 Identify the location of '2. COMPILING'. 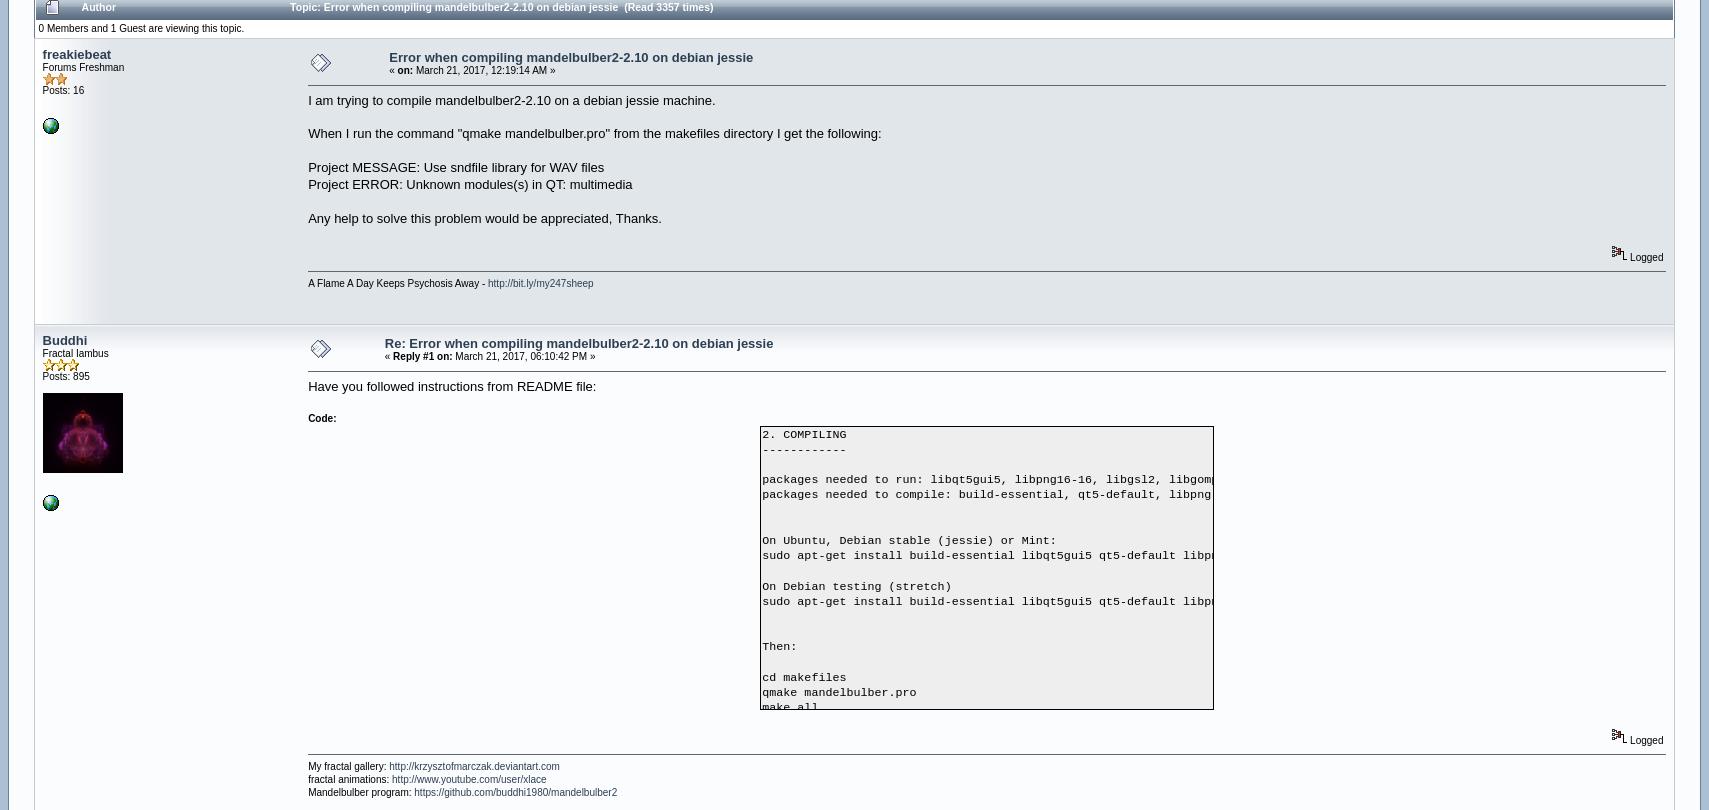
(761, 433).